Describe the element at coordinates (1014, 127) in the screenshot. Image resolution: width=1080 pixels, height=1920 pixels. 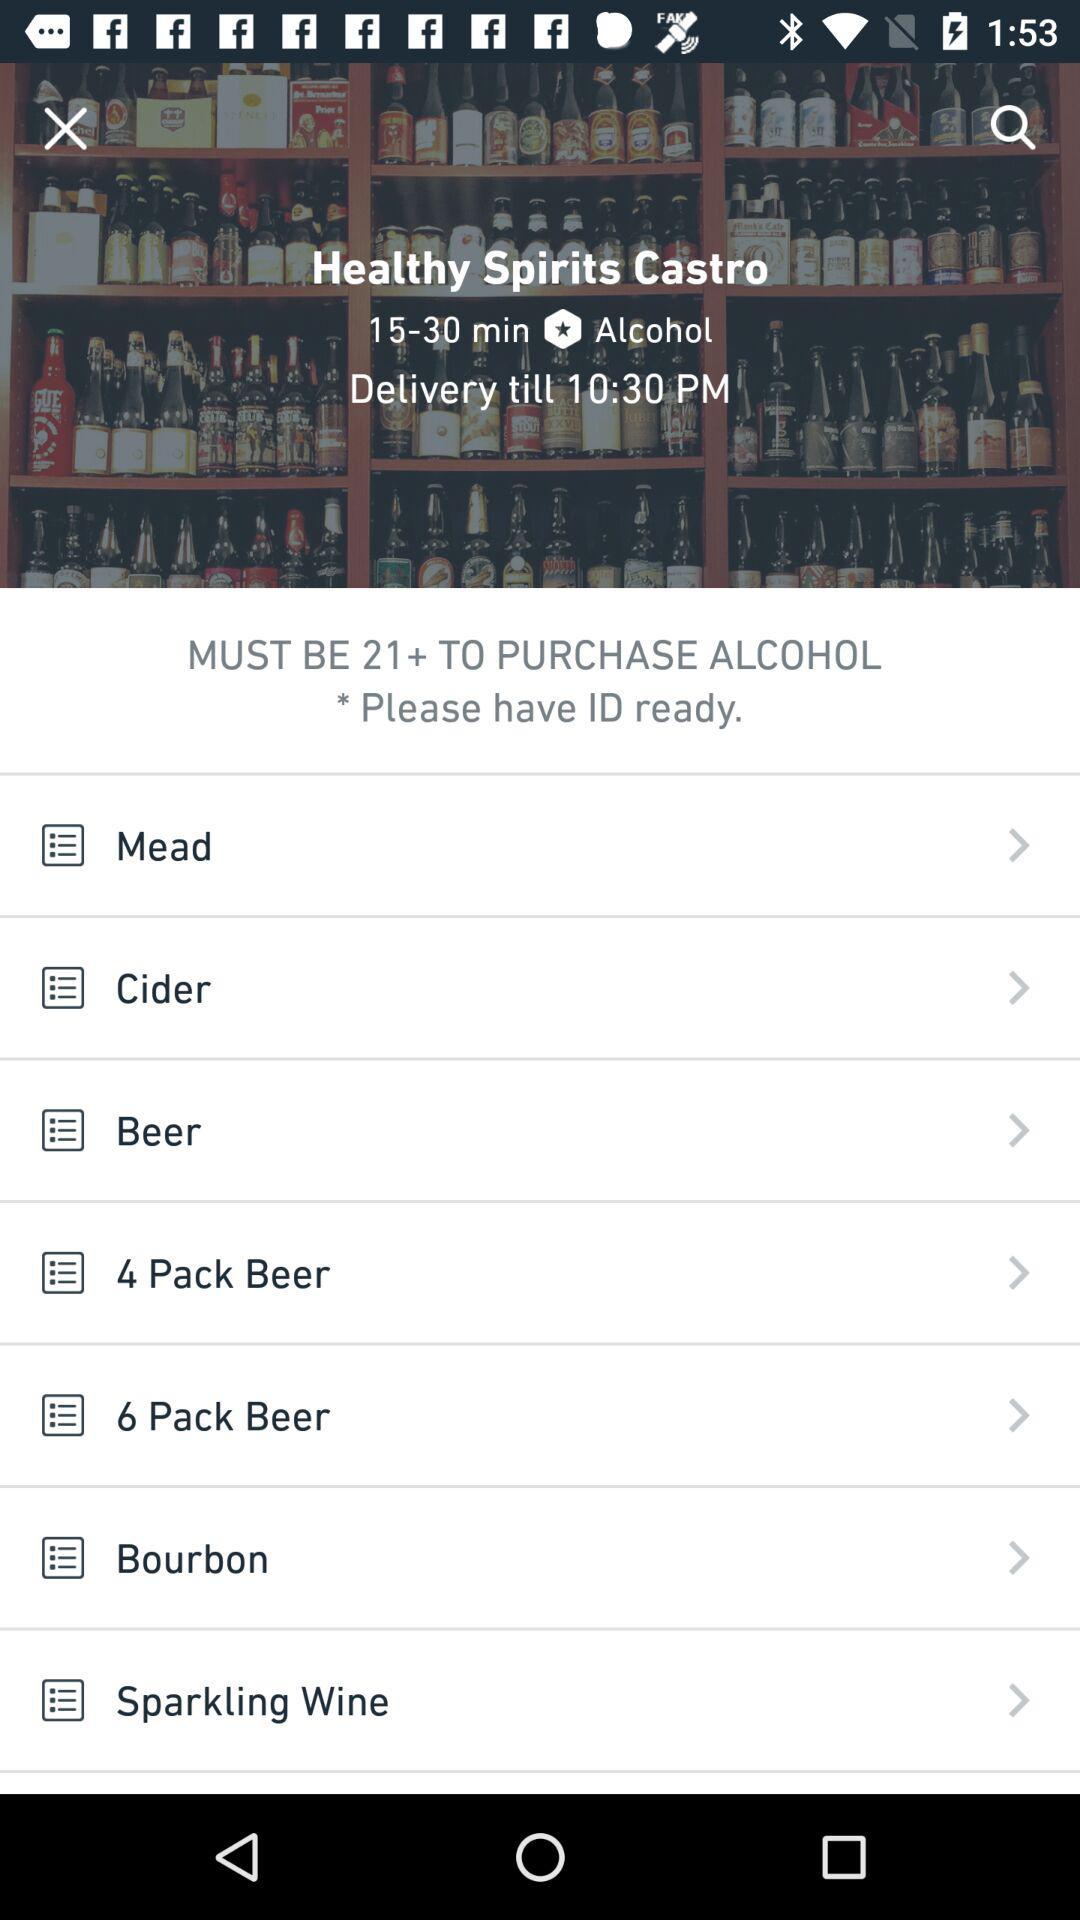
I see `search for more` at that location.